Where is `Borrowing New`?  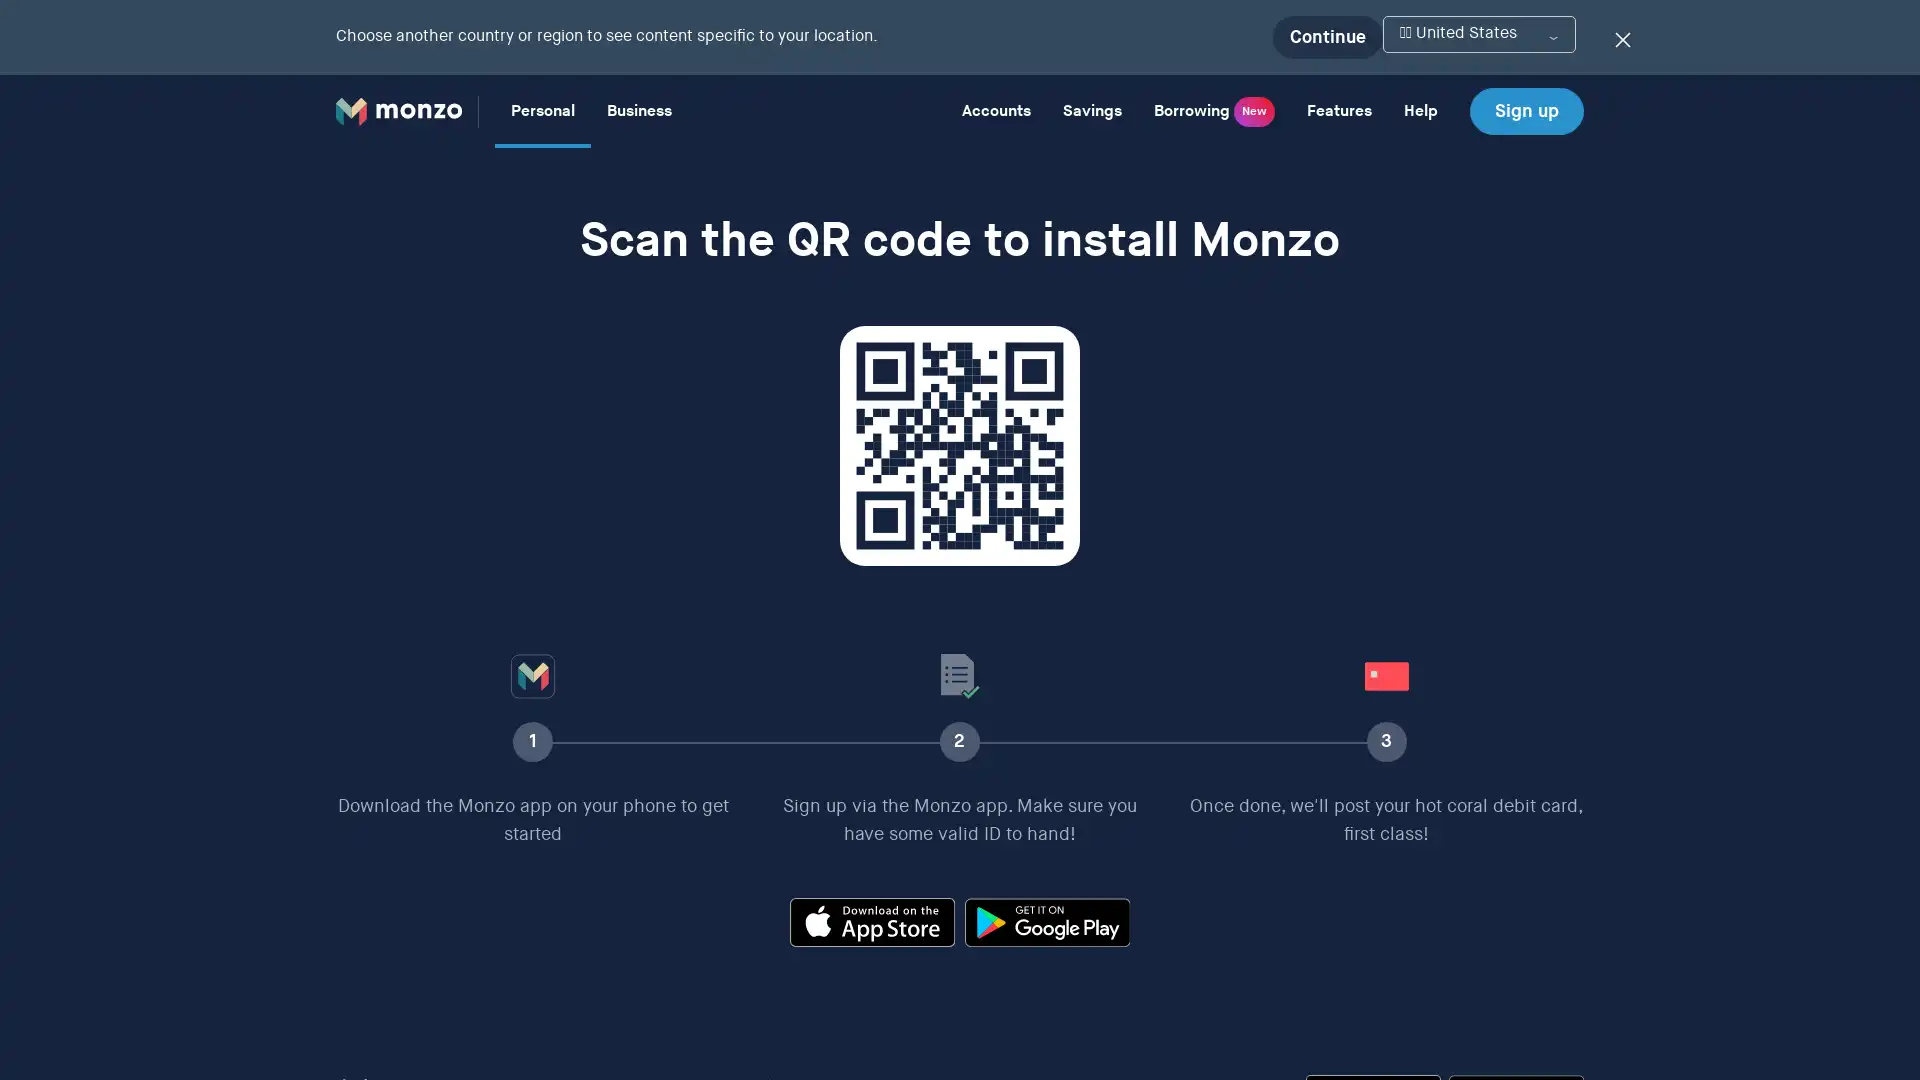
Borrowing New is located at coordinates (1213, 111).